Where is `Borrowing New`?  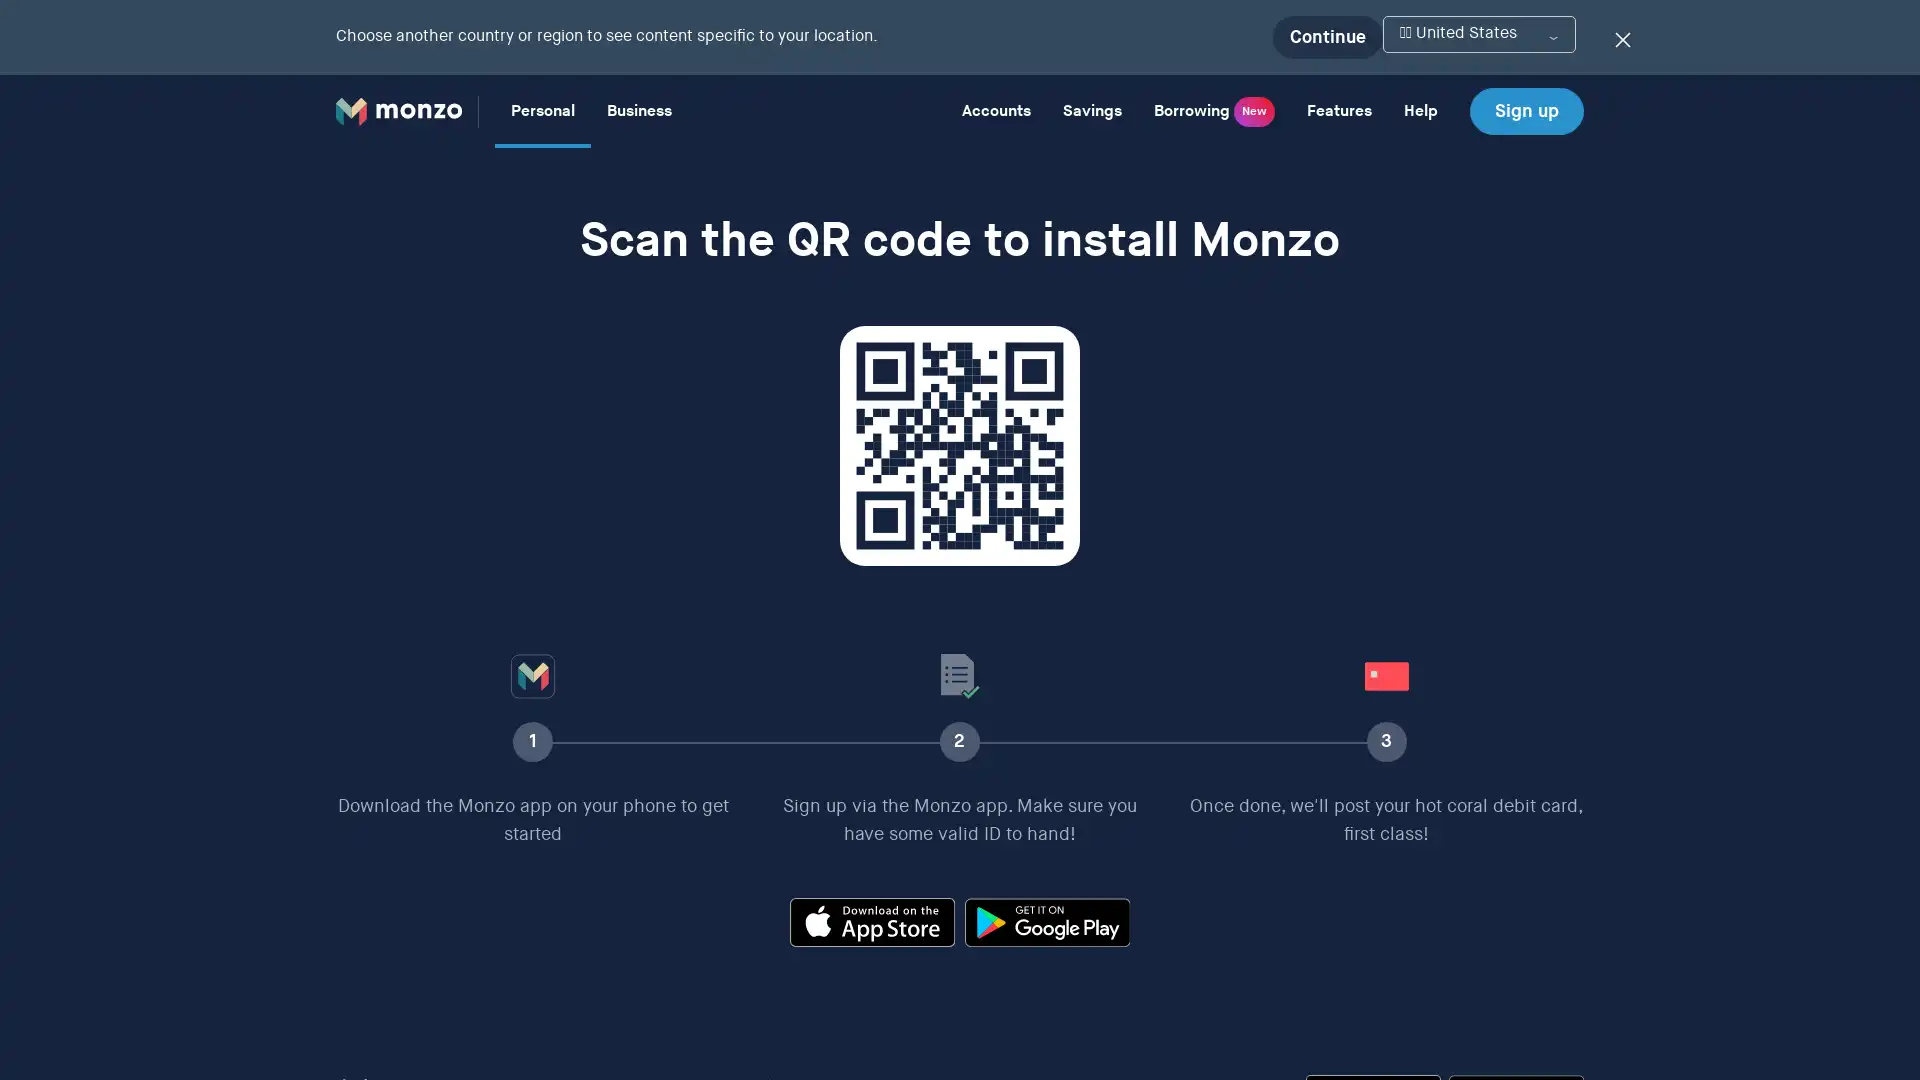
Borrowing New is located at coordinates (1213, 111).